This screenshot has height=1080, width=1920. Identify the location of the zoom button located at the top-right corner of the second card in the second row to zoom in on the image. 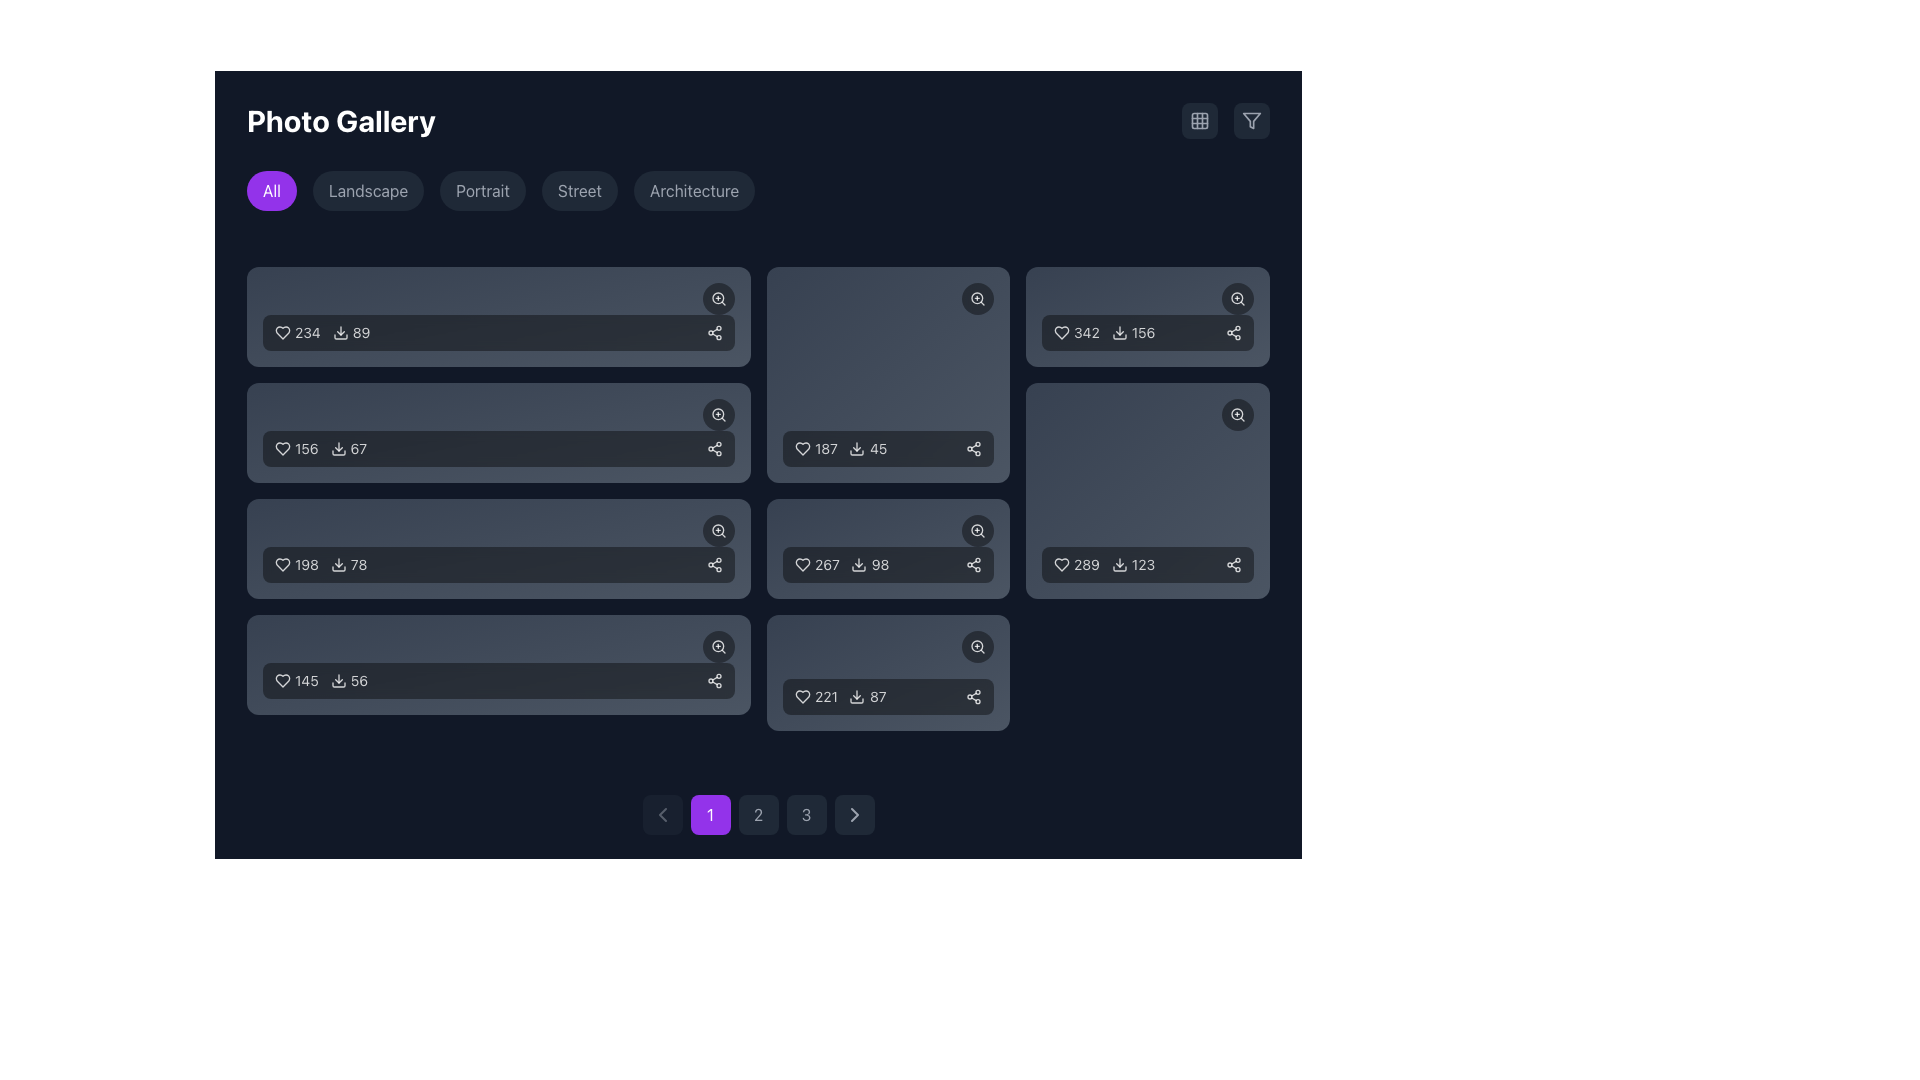
(978, 299).